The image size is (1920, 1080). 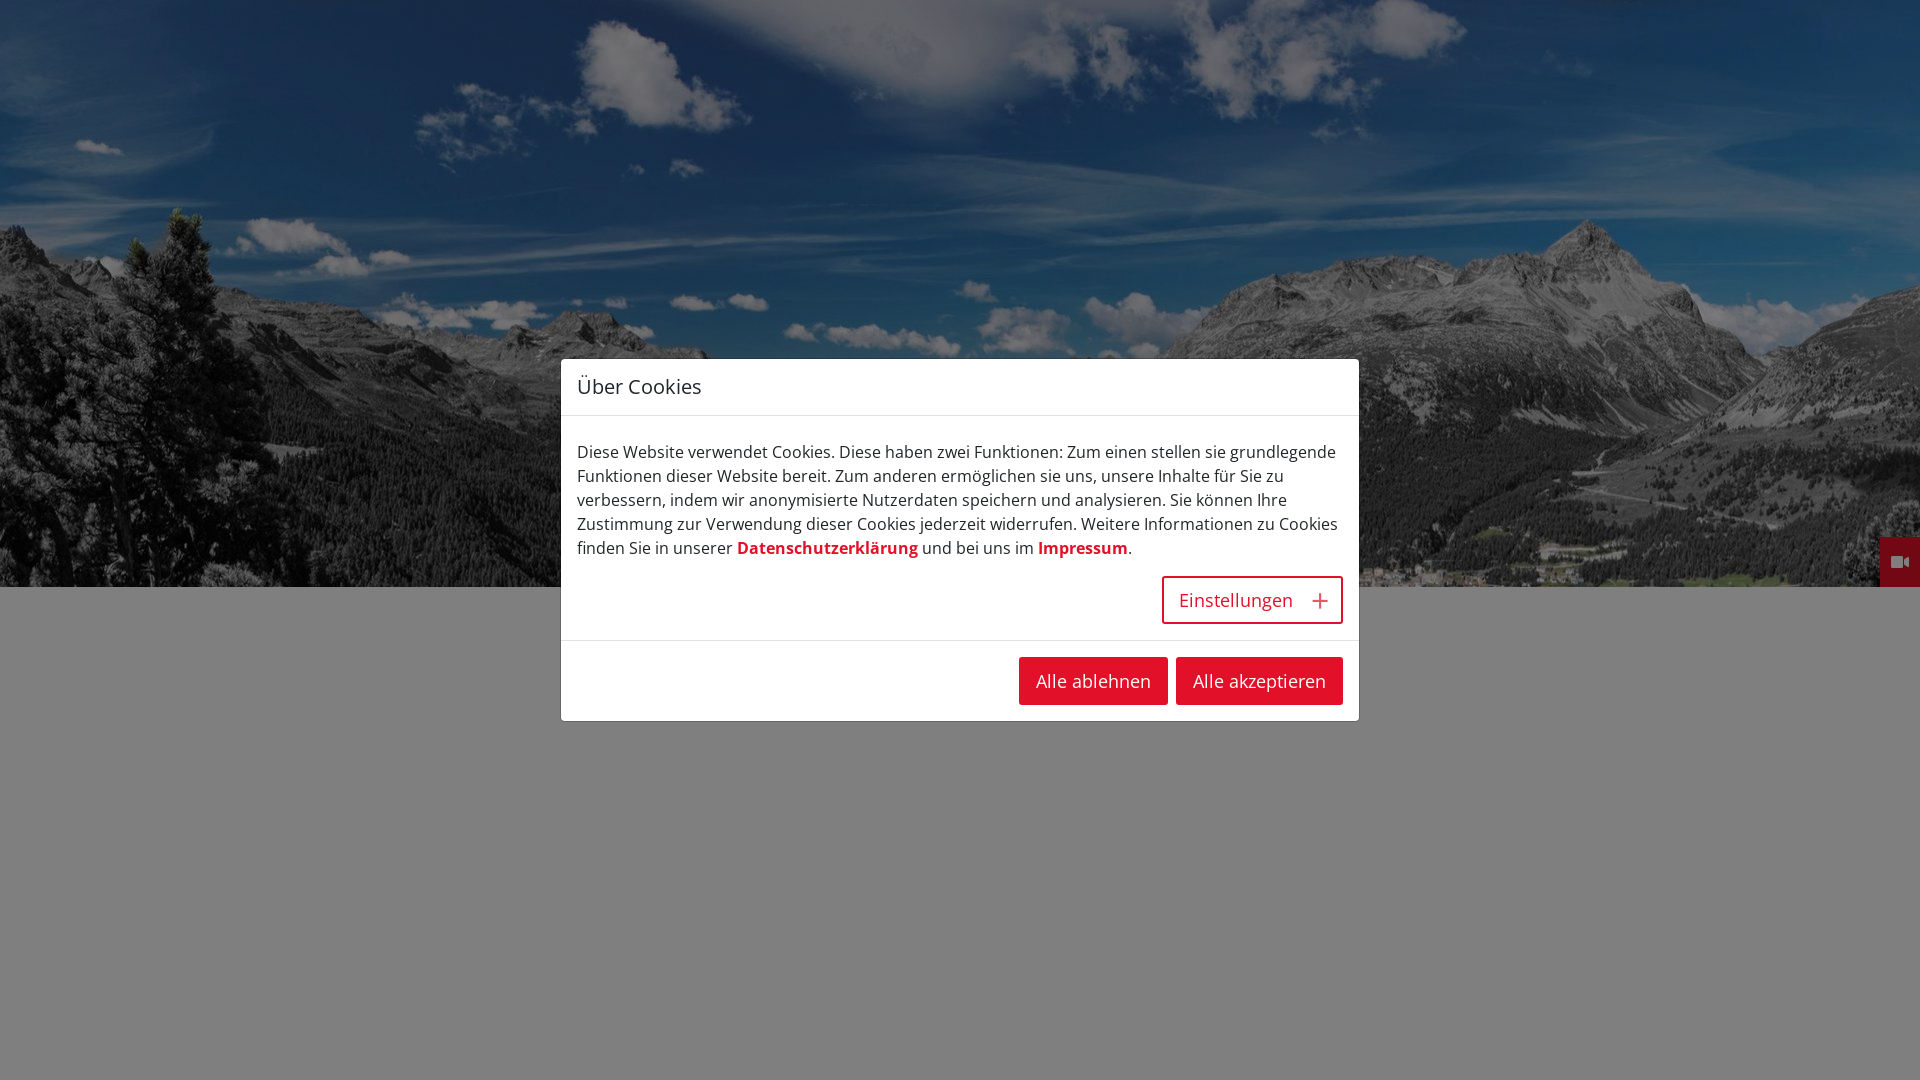 I want to click on 'Alle akzeptieren', so click(x=1176, y=680).